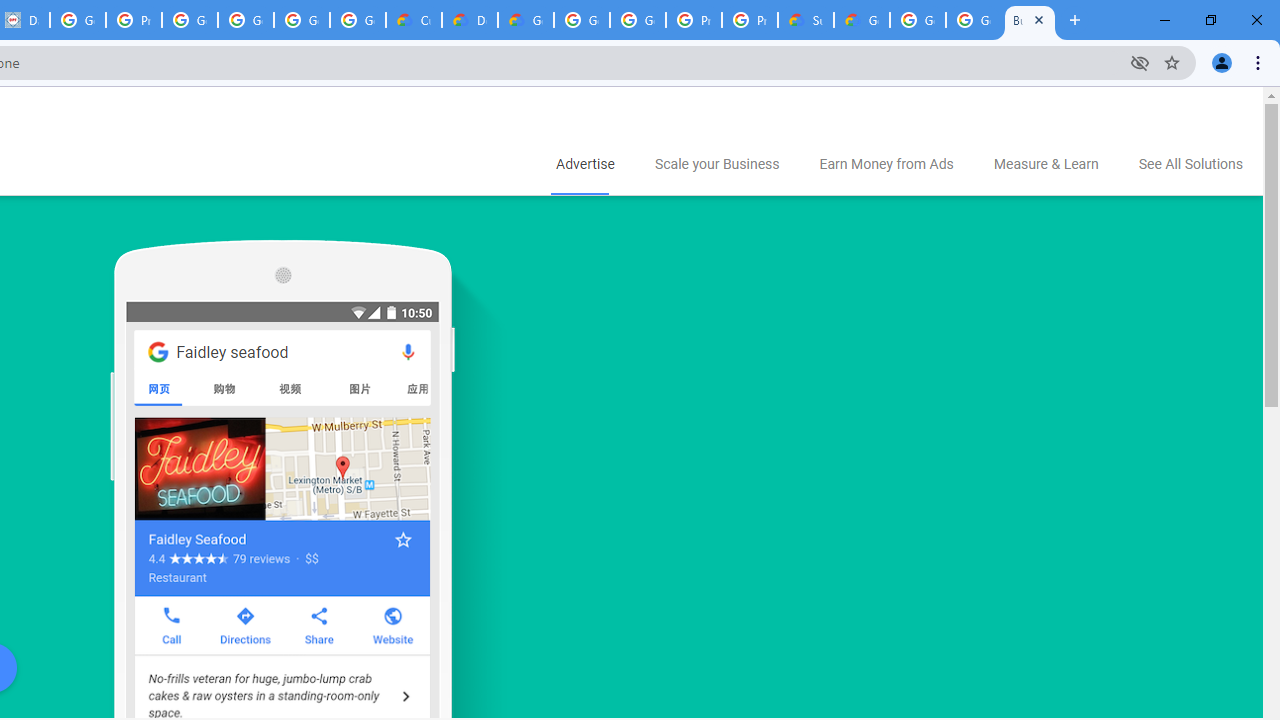 The height and width of the screenshot is (720, 1280). Describe the element at coordinates (583, 164) in the screenshot. I see `'Advertise'` at that location.